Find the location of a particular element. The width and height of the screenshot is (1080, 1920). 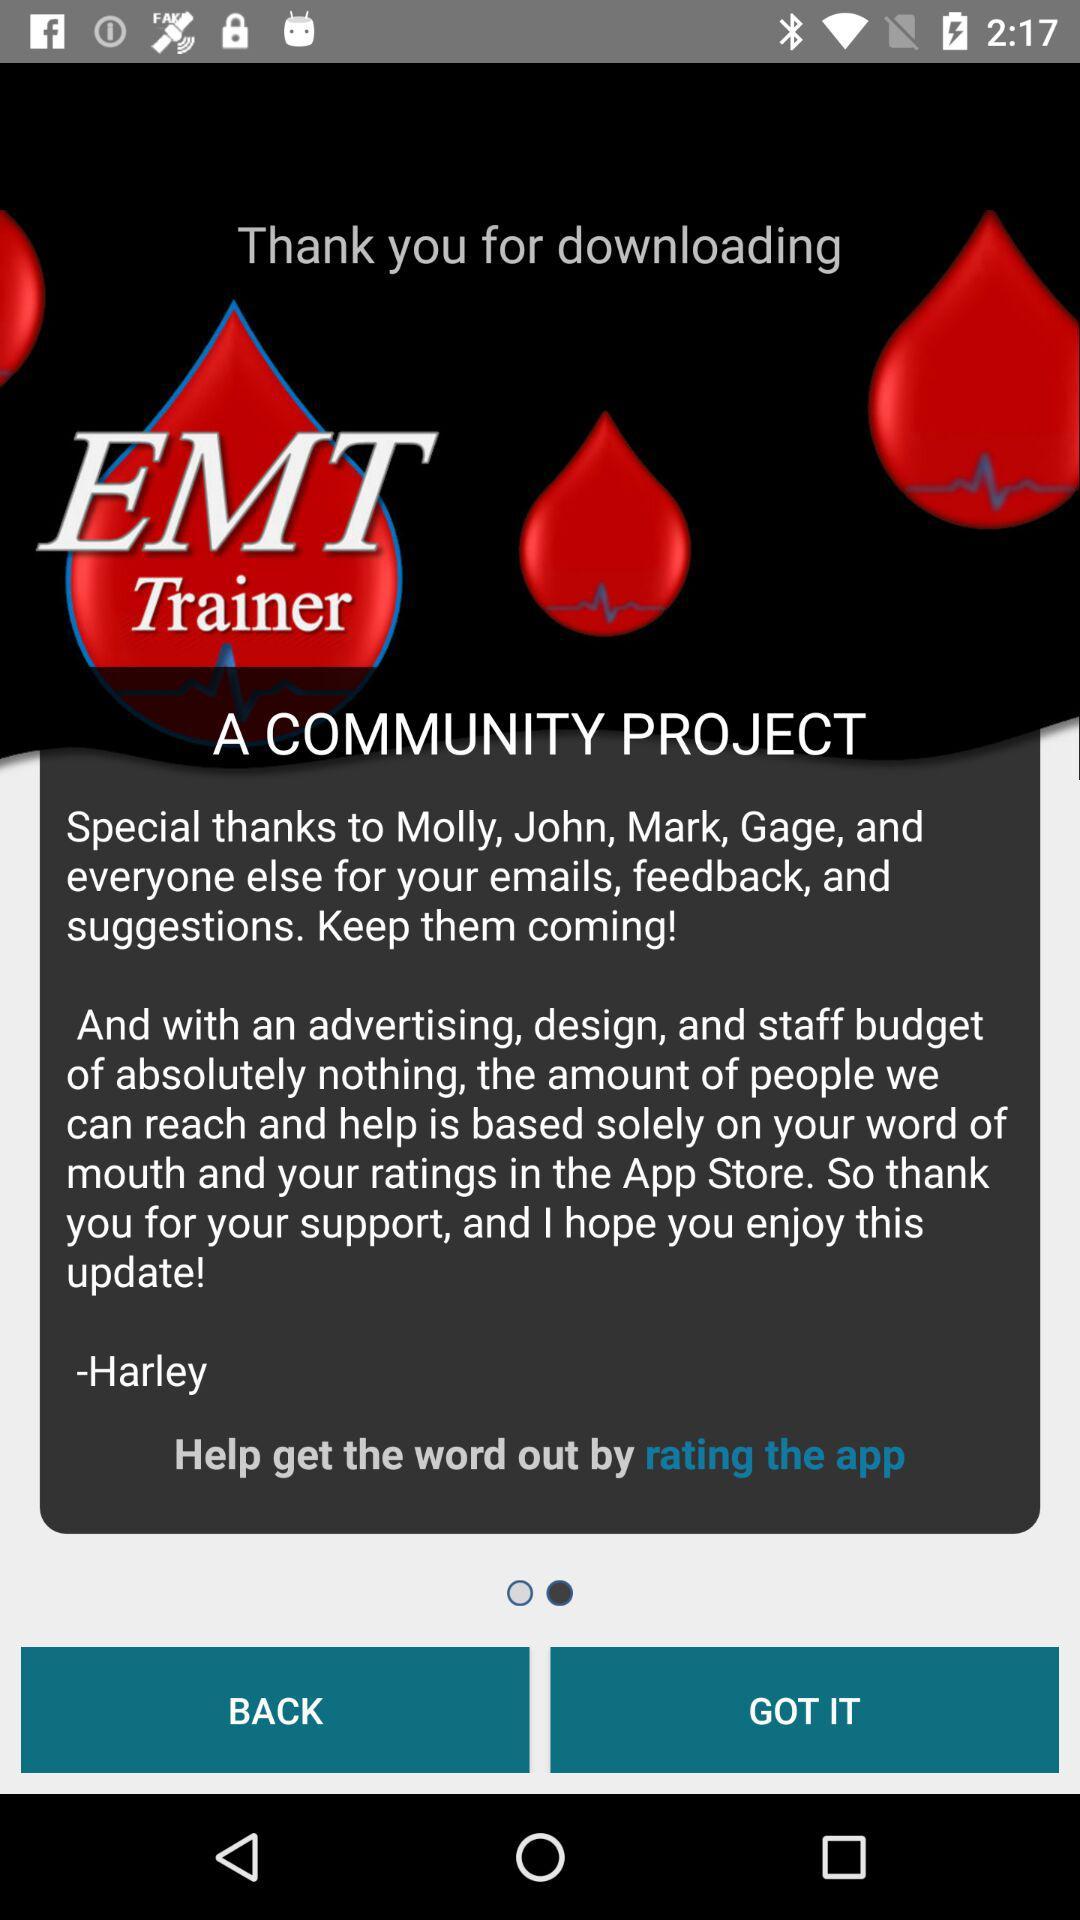

item below the special thanks to is located at coordinates (774, 1452).